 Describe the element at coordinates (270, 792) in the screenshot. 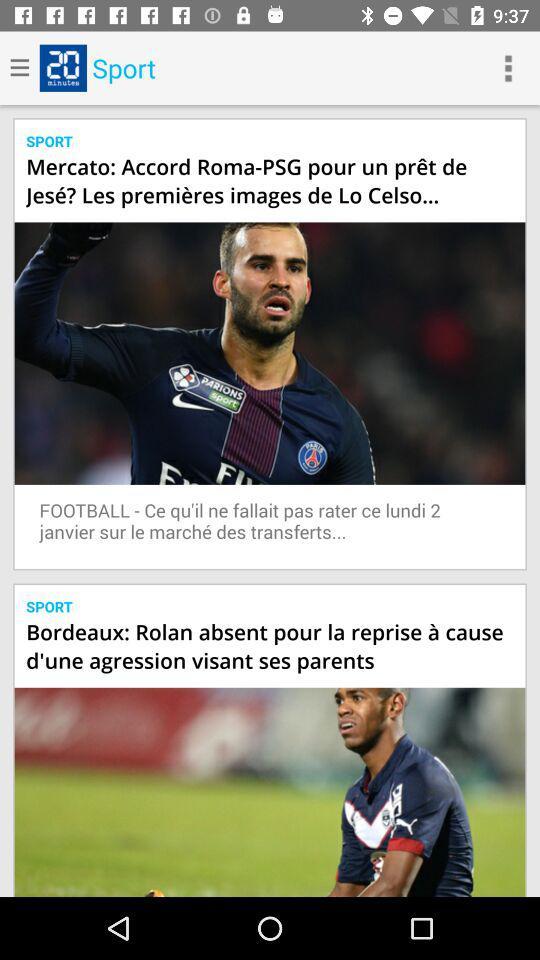

I see `the second image` at that location.